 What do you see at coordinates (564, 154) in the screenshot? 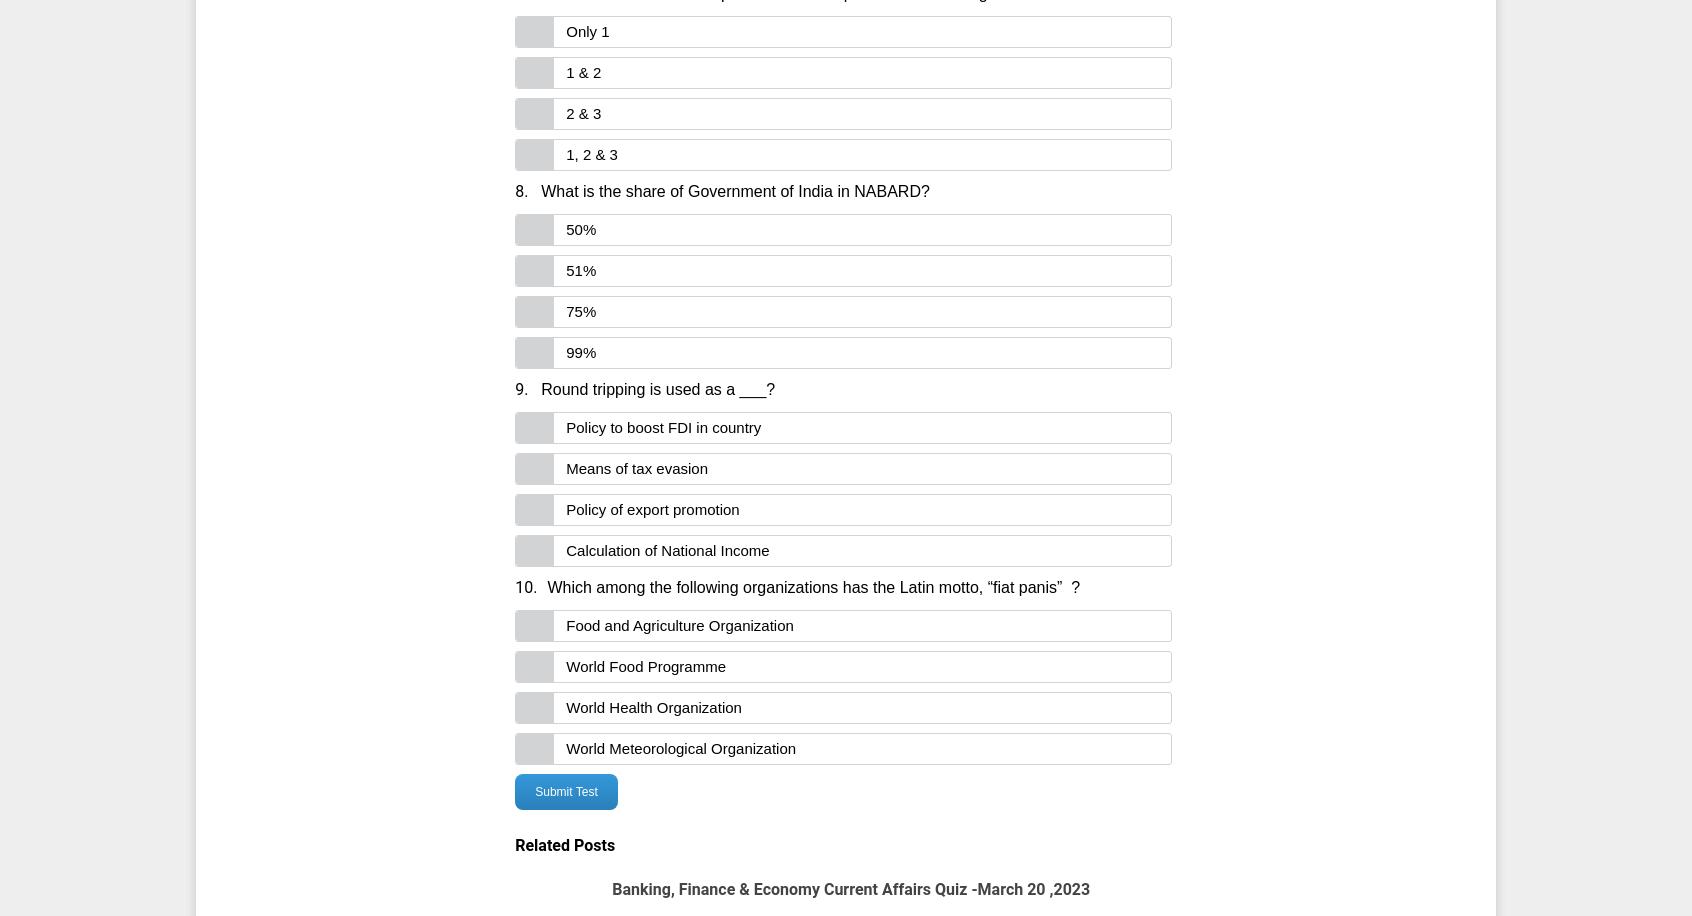
I see `'1, 2 & 3'` at bounding box center [564, 154].